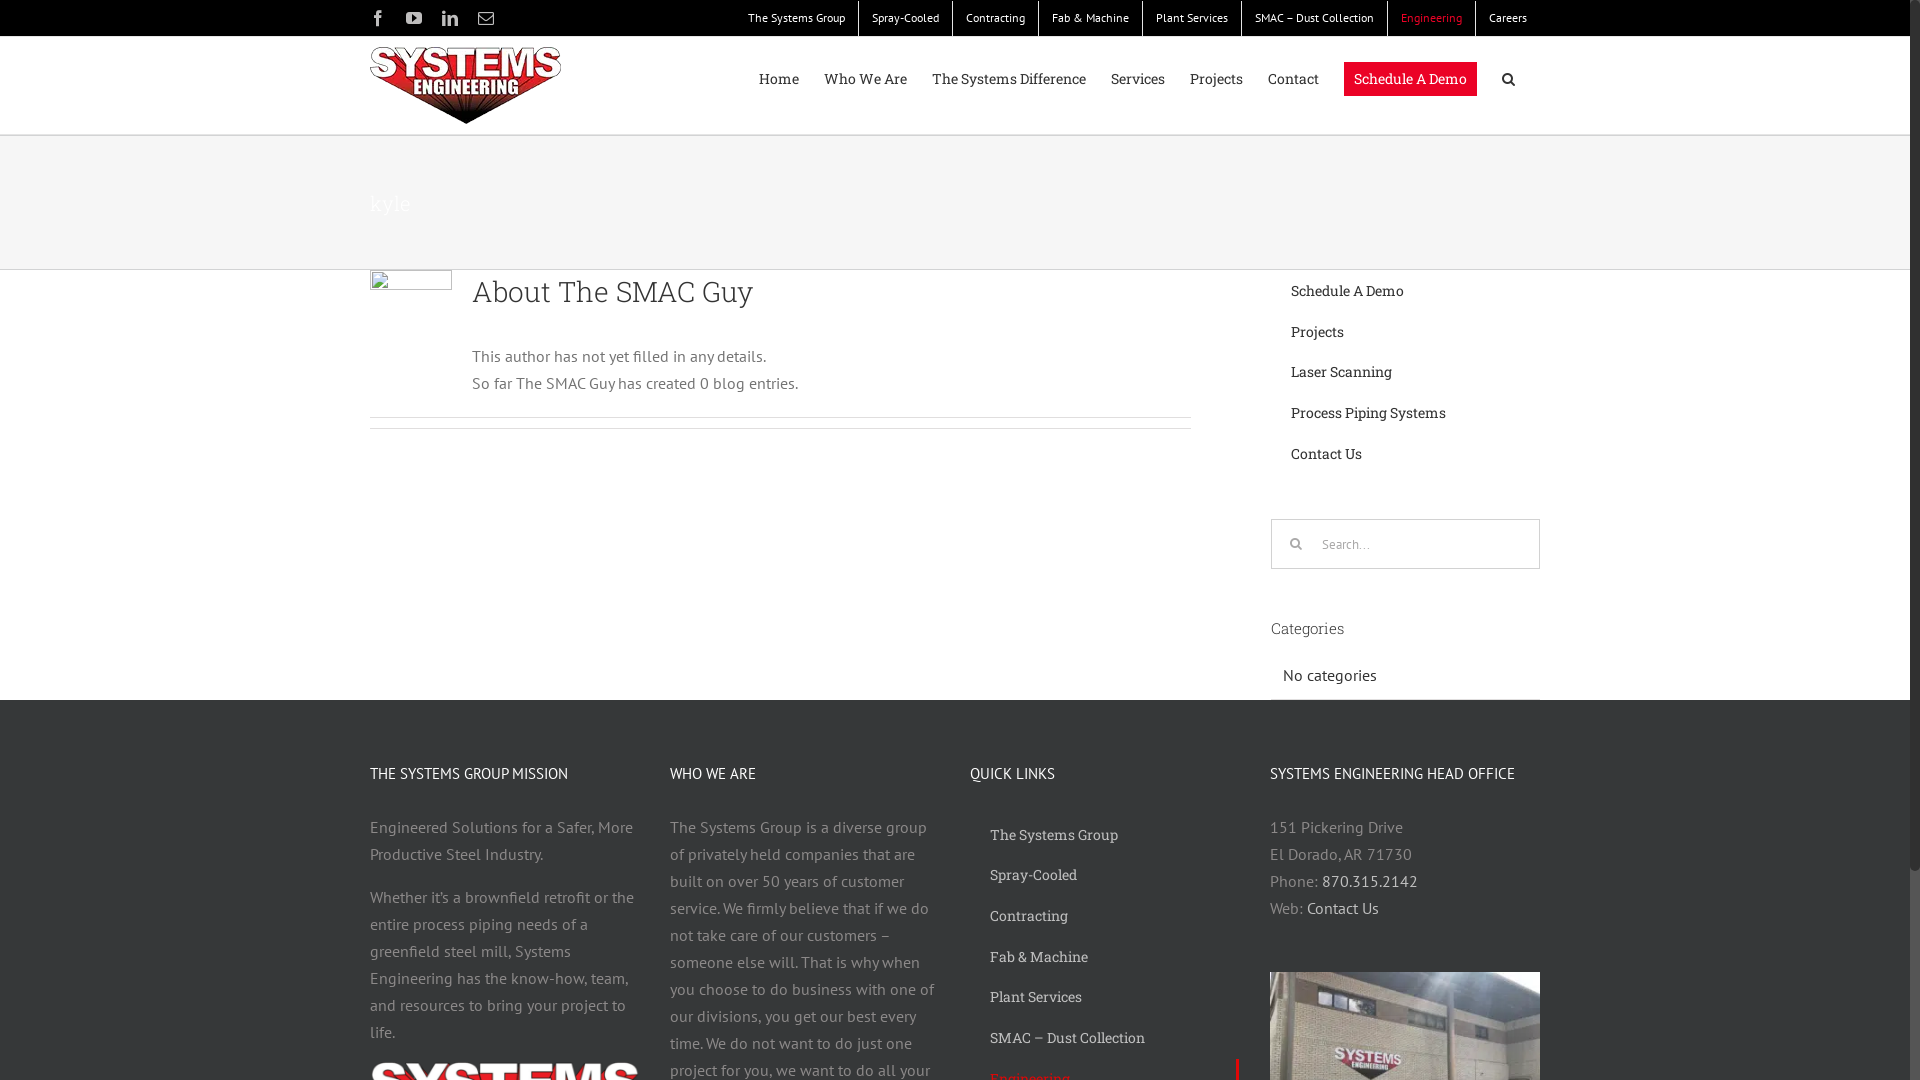  What do you see at coordinates (1343, 907) in the screenshot?
I see `'Contact Us'` at bounding box center [1343, 907].